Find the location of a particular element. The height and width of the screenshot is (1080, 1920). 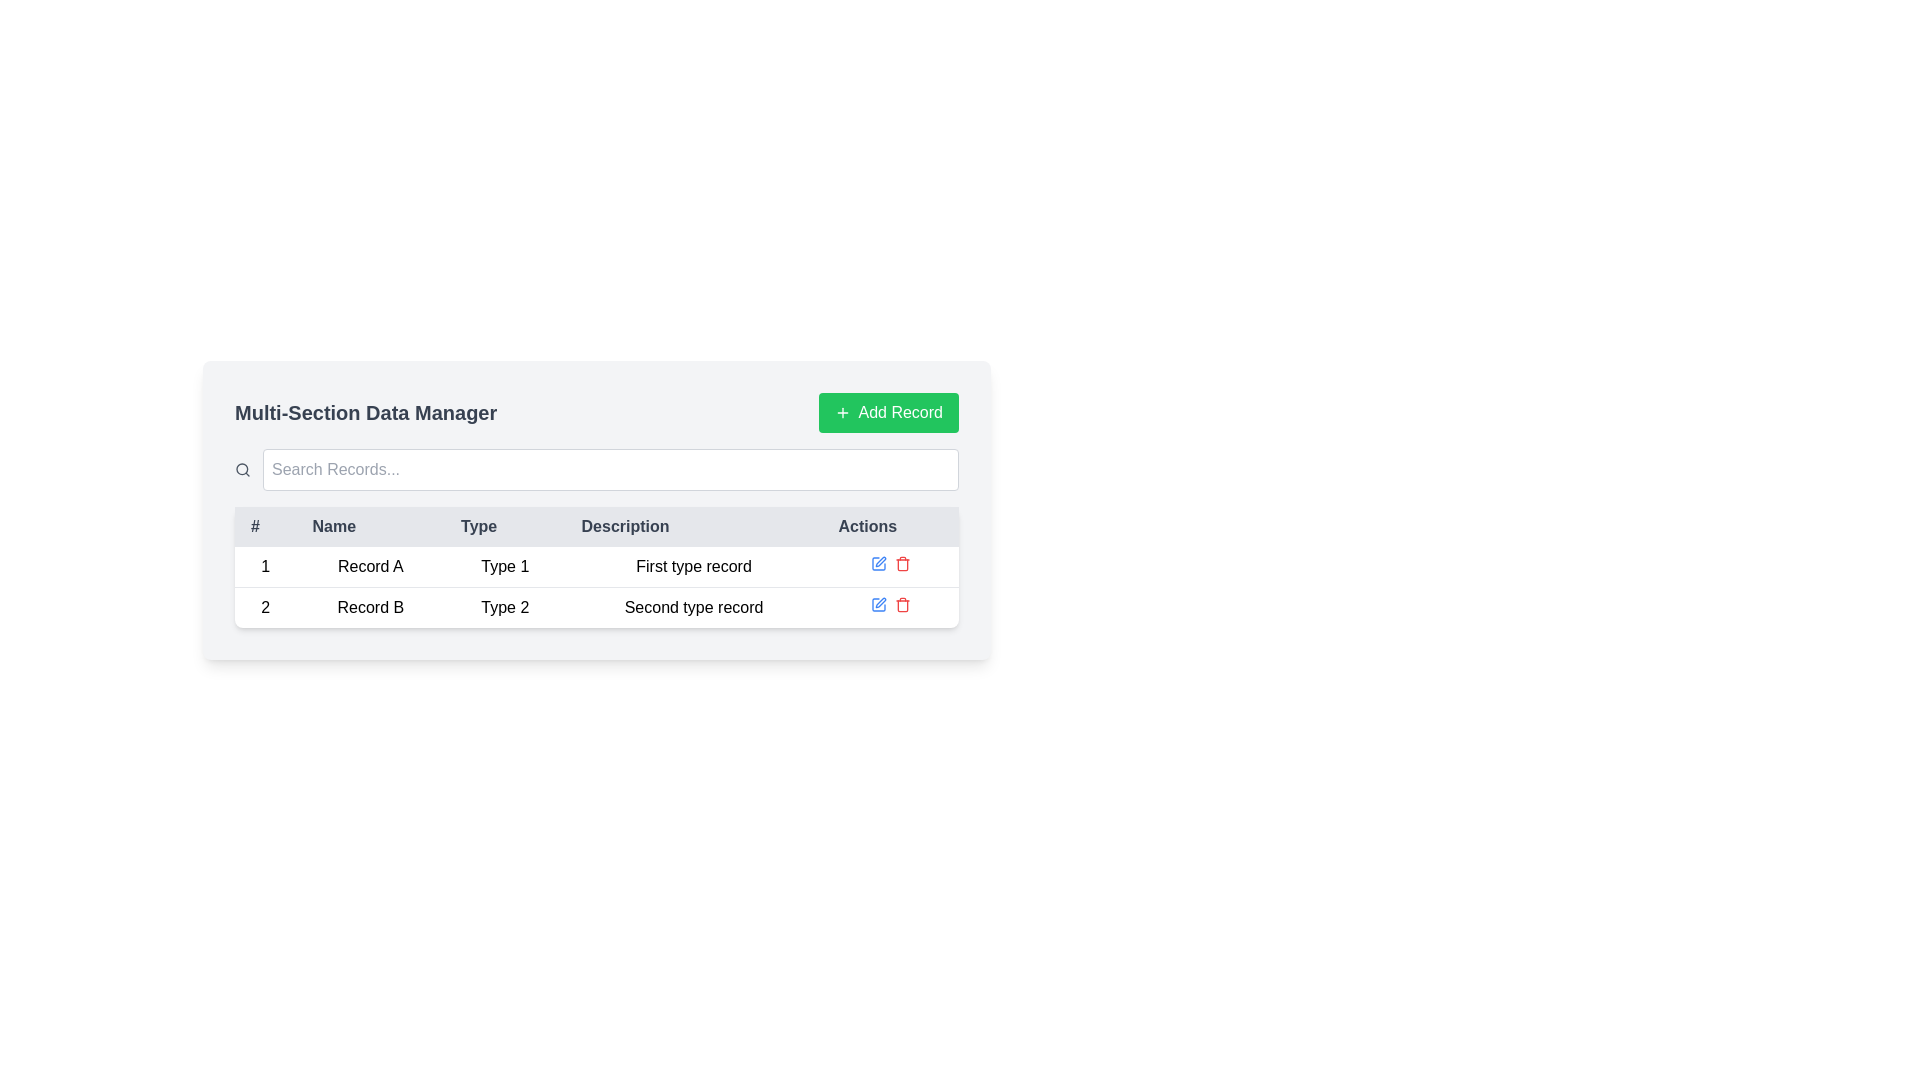

the red trash bin icon button, which is the second action icon in the 'Actions' column of the second data row is located at coordinates (901, 604).